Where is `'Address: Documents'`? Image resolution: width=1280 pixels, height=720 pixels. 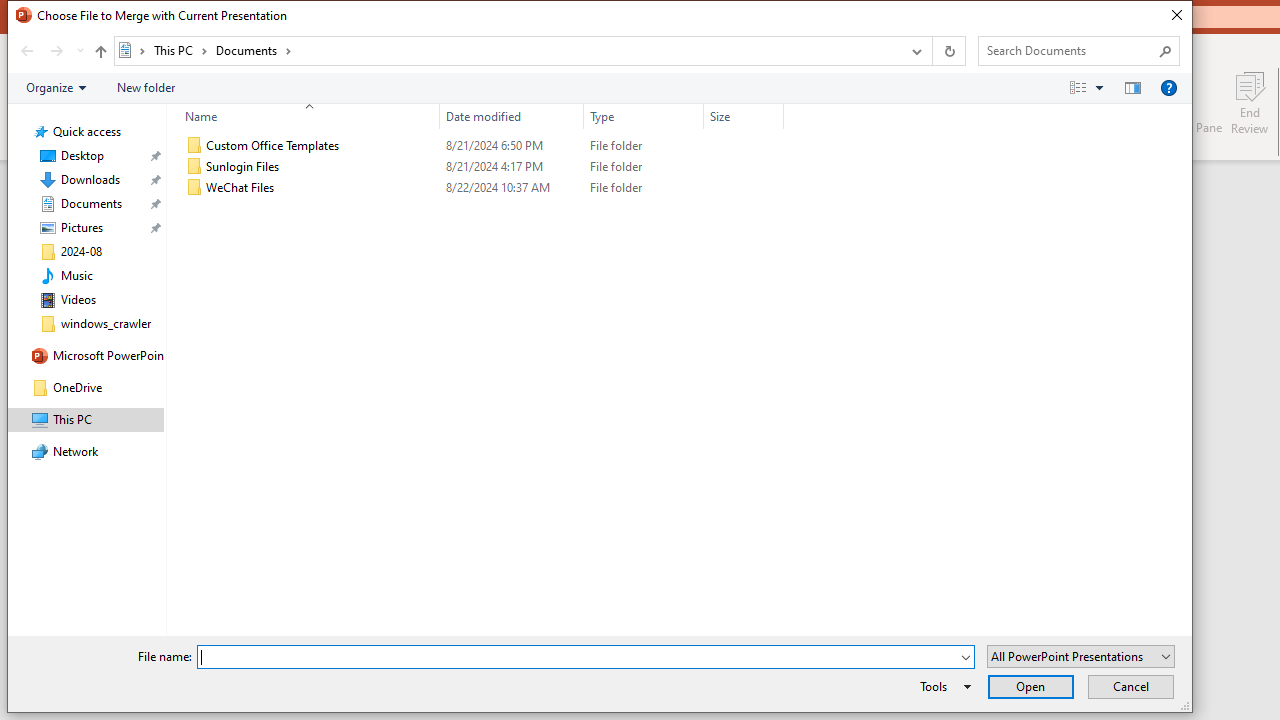 'Address: Documents' is located at coordinates (506, 50).